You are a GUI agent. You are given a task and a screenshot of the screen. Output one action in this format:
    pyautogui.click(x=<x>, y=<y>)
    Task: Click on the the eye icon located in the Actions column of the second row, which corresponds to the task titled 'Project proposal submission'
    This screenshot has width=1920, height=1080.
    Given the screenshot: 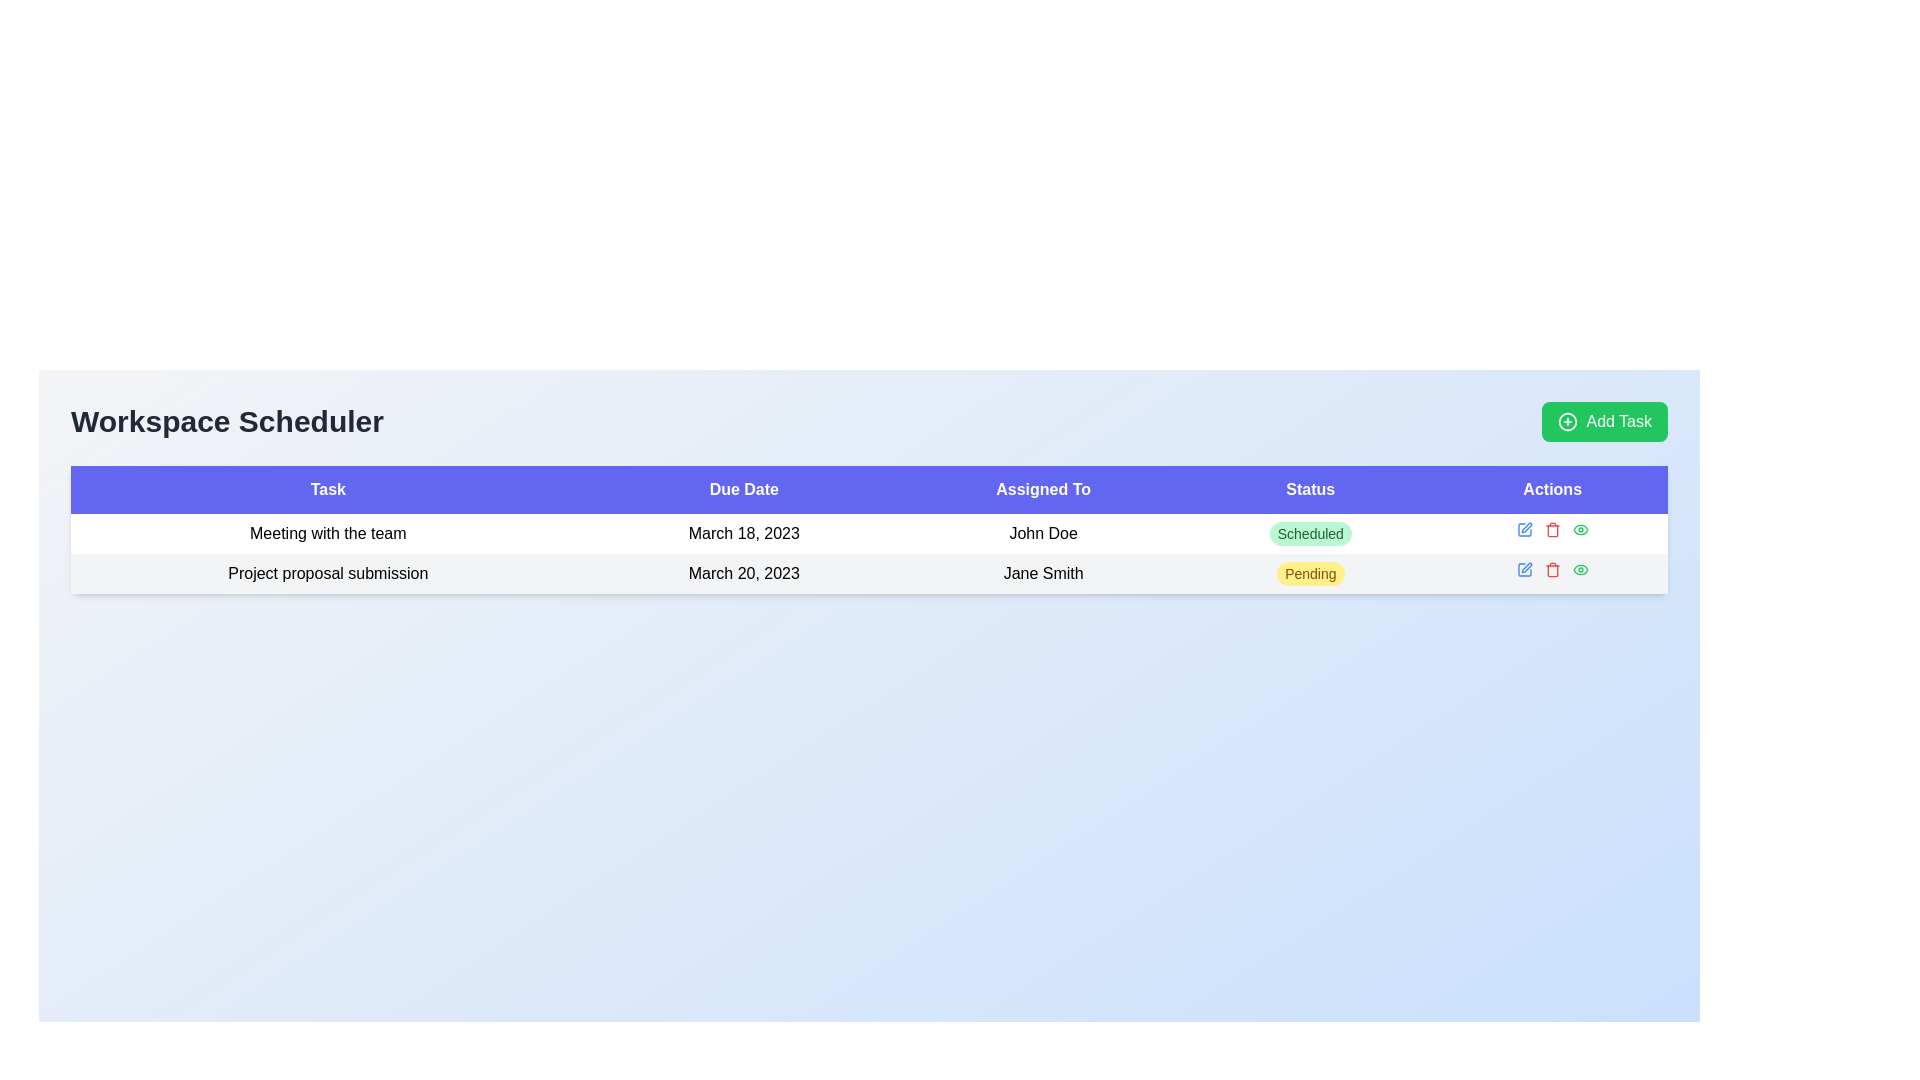 What is the action you would take?
    pyautogui.click(x=1579, y=528)
    